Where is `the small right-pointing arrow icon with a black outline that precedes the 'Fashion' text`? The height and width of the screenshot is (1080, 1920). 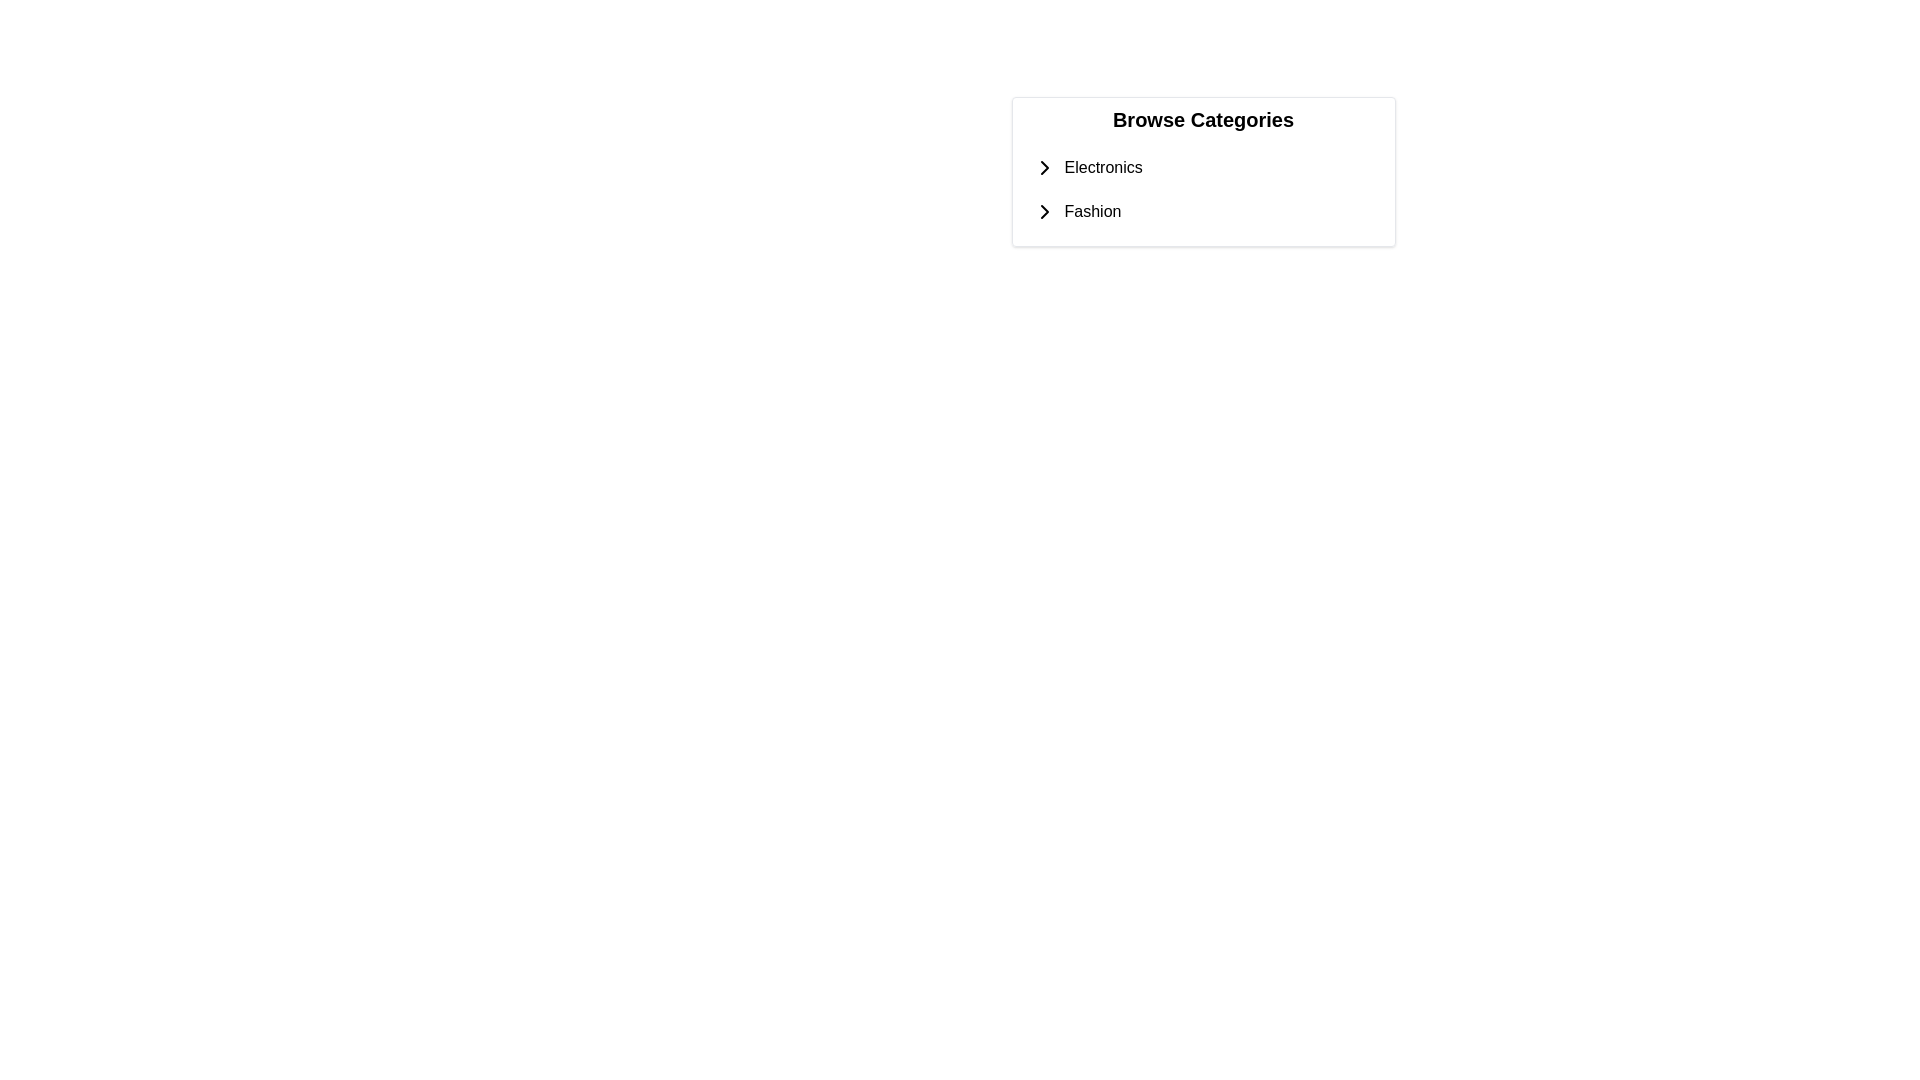 the small right-pointing arrow icon with a black outline that precedes the 'Fashion' text is located at coordinates (1043, 212).